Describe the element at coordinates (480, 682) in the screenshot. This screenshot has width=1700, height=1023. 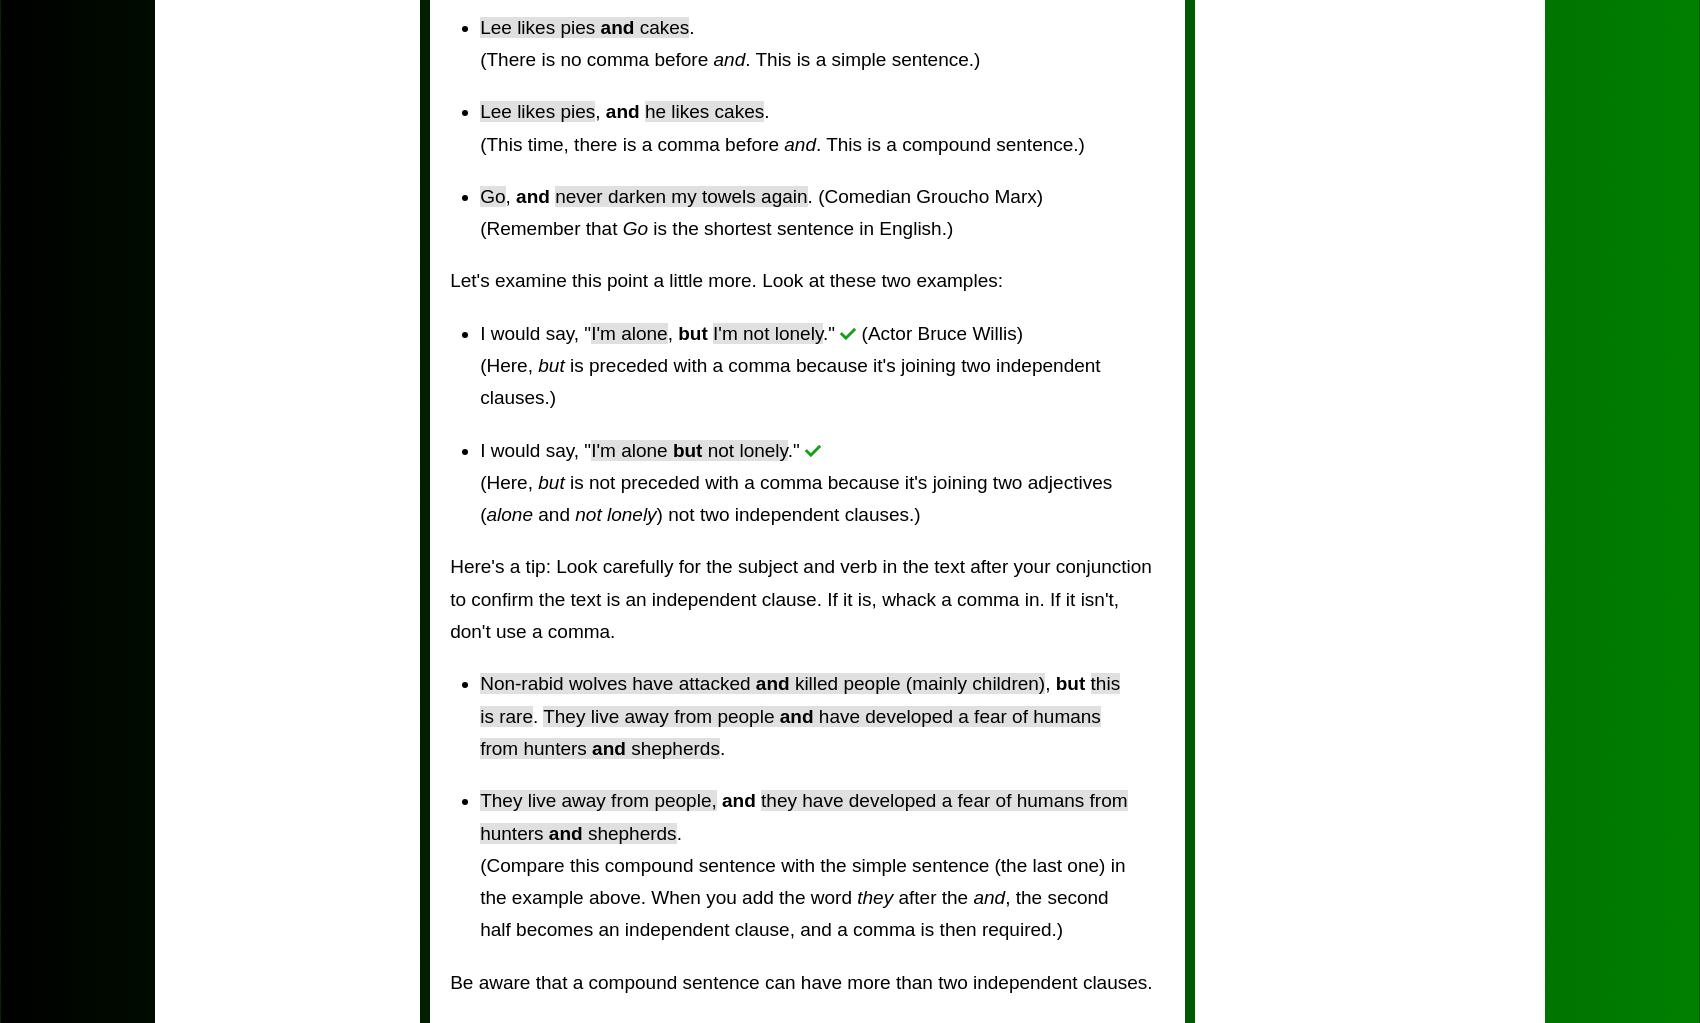
I see `'Non-rabid wolves have attacked'` at that location.